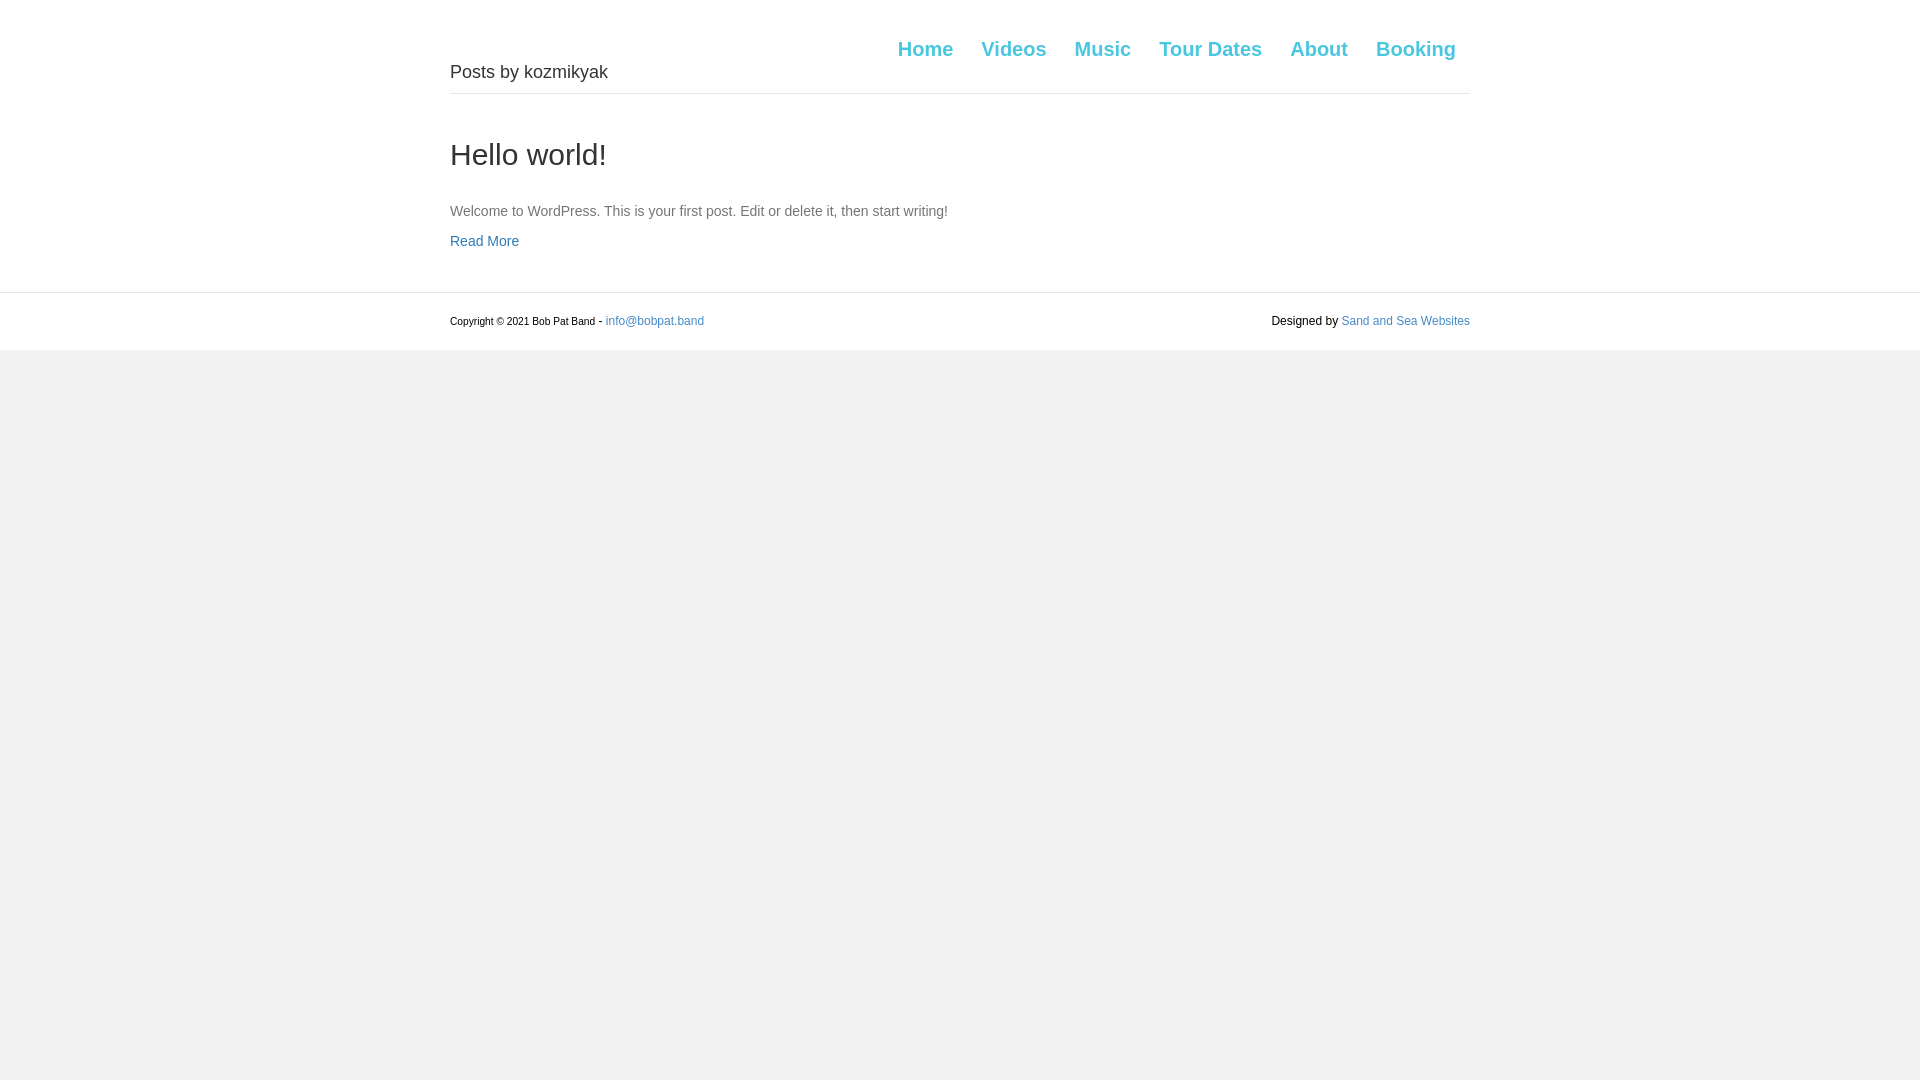  What do you see at coordinates (528, 153) in the screenshot?
I see `'Hello world!'` at bounding box center [528, 153].